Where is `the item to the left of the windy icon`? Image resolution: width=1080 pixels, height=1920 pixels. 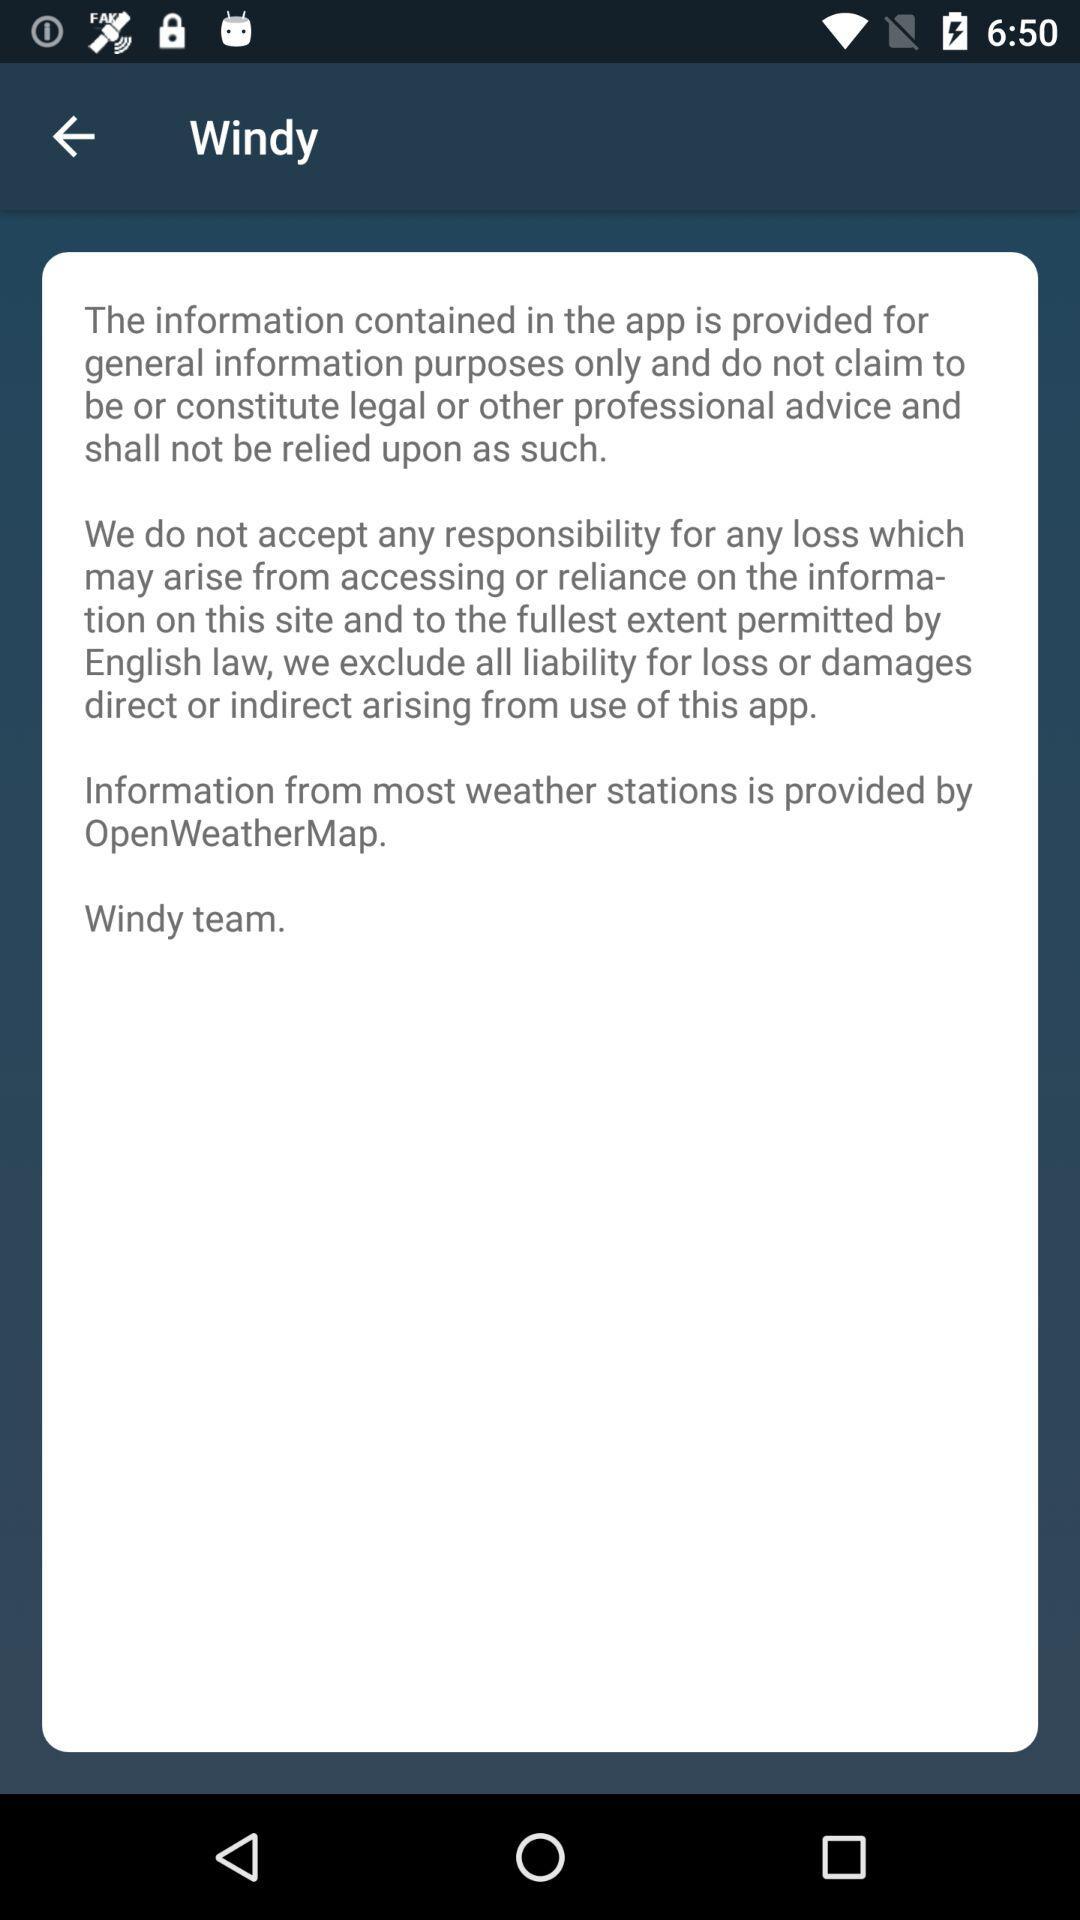 the item to the left of the windy icon is located at coordinates (72, 135).